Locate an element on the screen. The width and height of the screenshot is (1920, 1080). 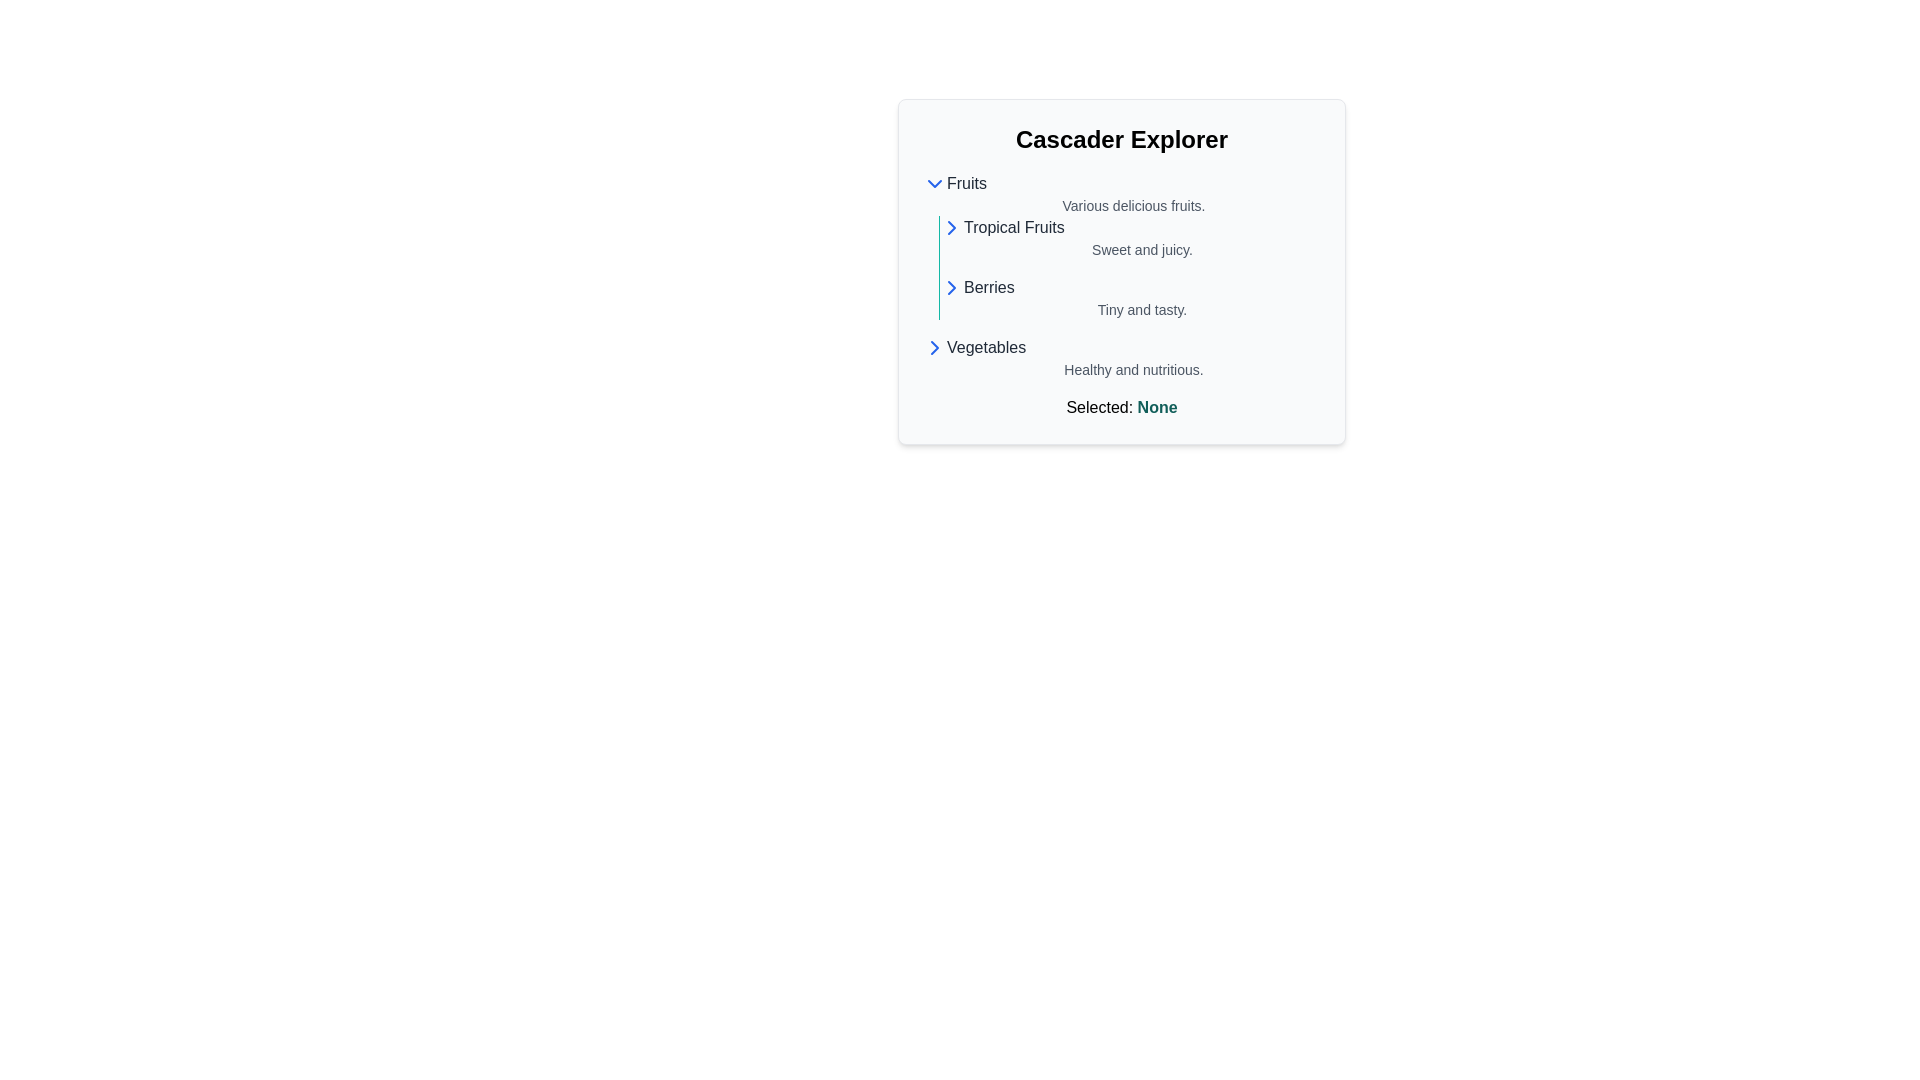
the 'Vegetables' menu item is located at coordinates (1122, 357).